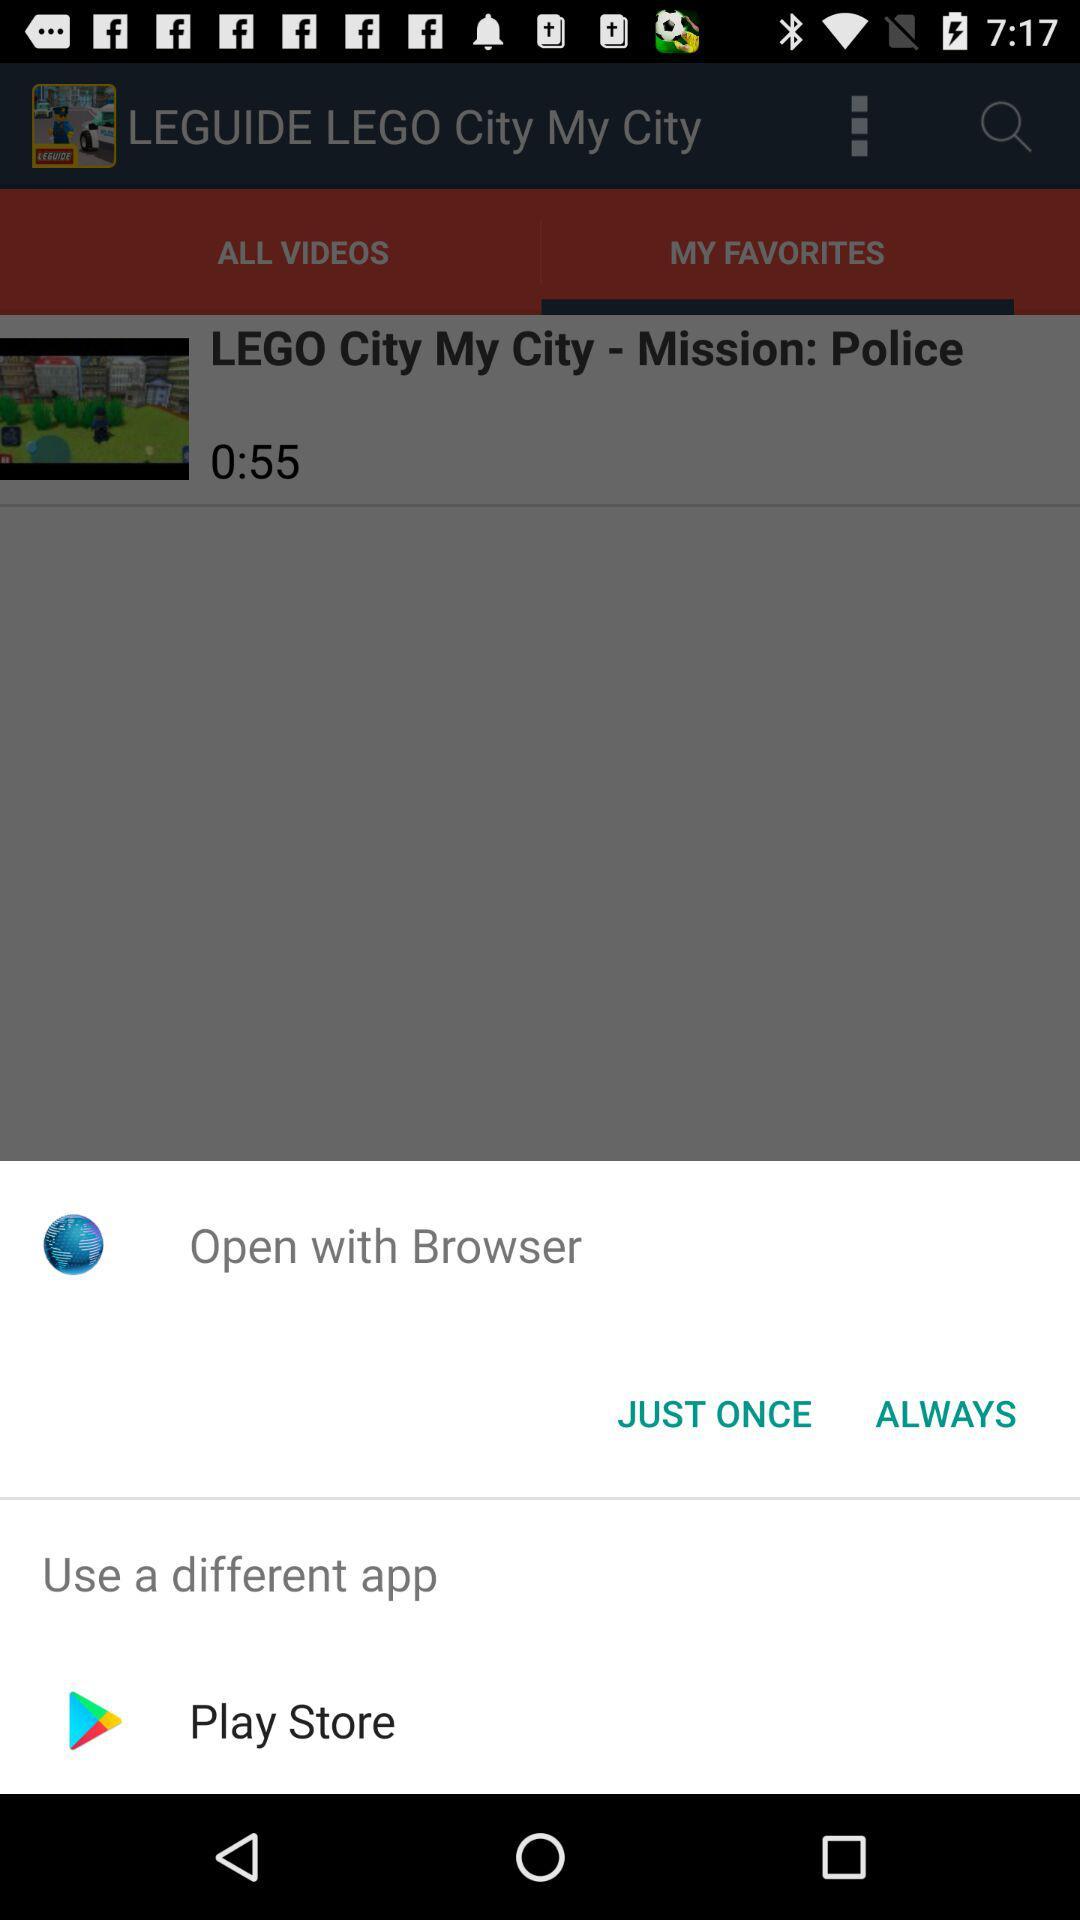  I want to click on play store icon, so click(292, 1719).